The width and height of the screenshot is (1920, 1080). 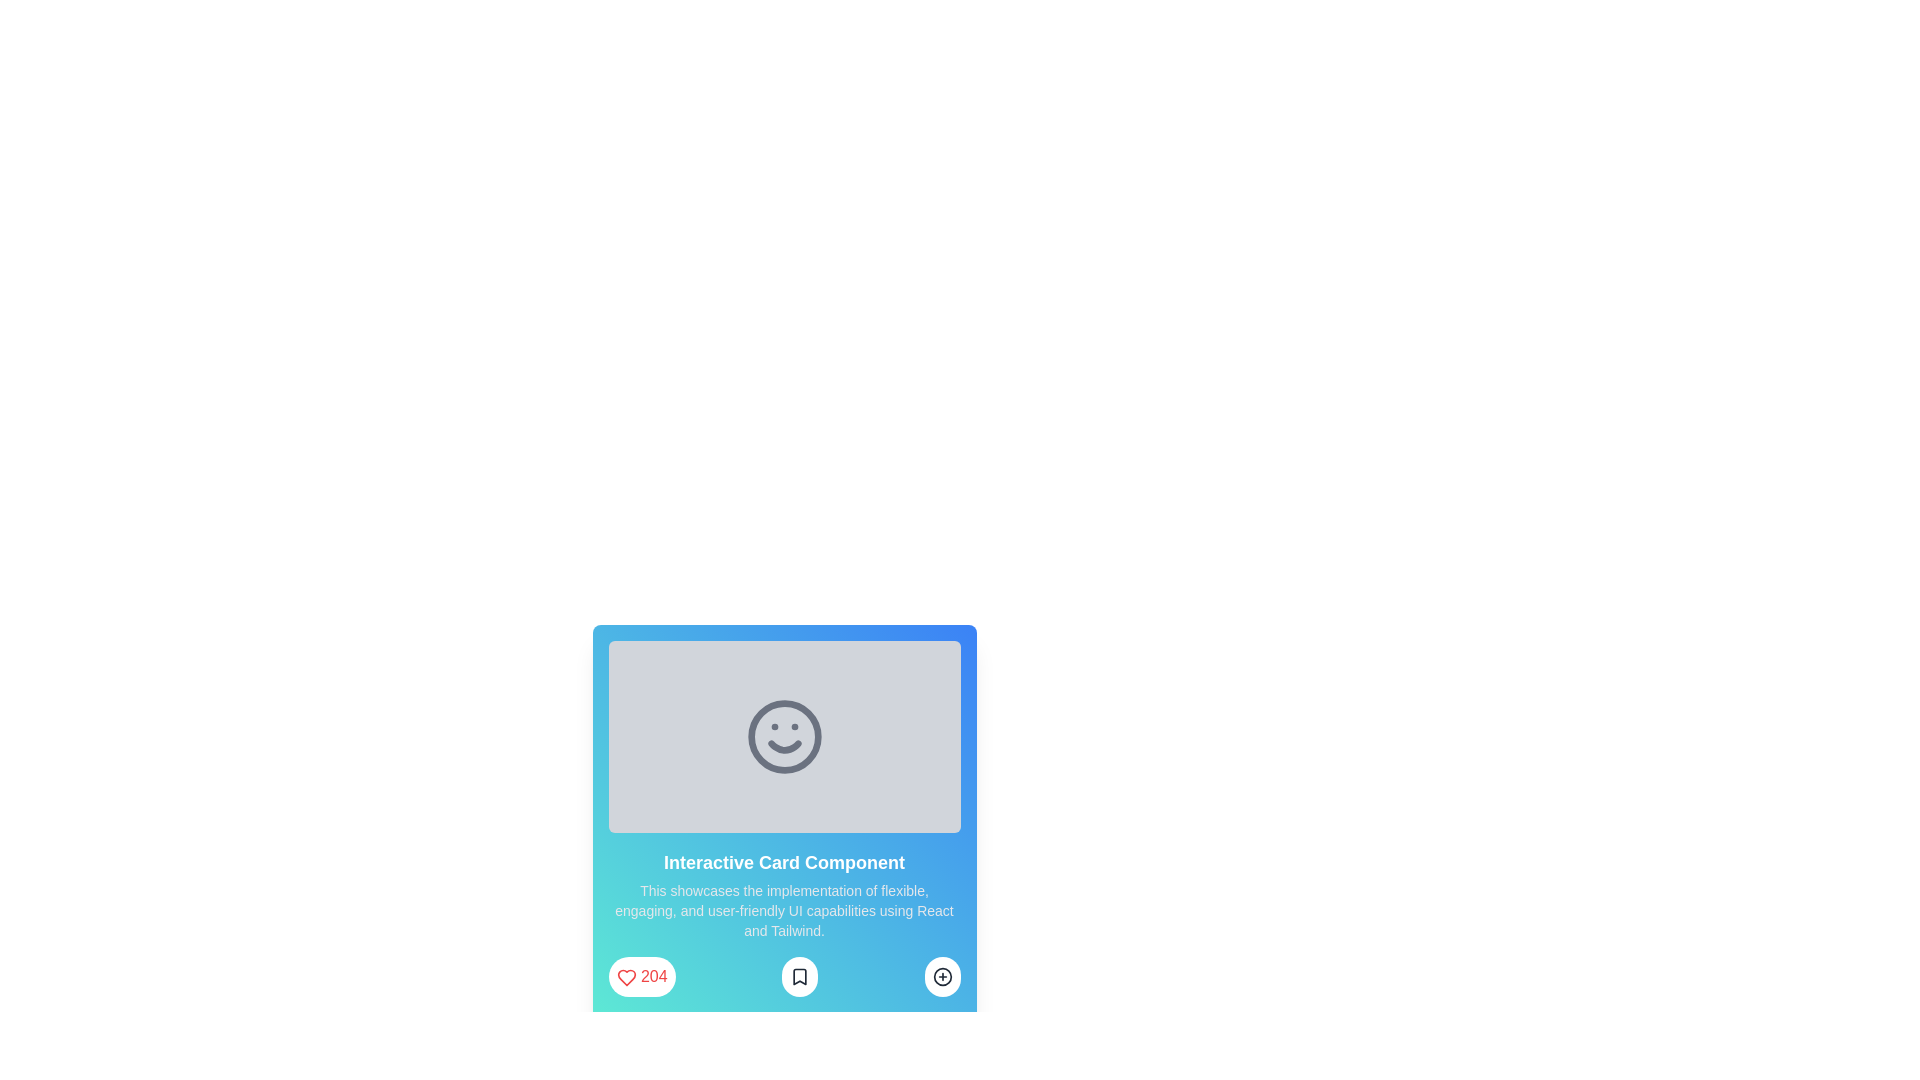 I want to click on the circular button with a bookmark icon, located in the lower section of the card, between the heart icon button and the plus icon button, to observe potential hover effects, so click(x=783, y=975).